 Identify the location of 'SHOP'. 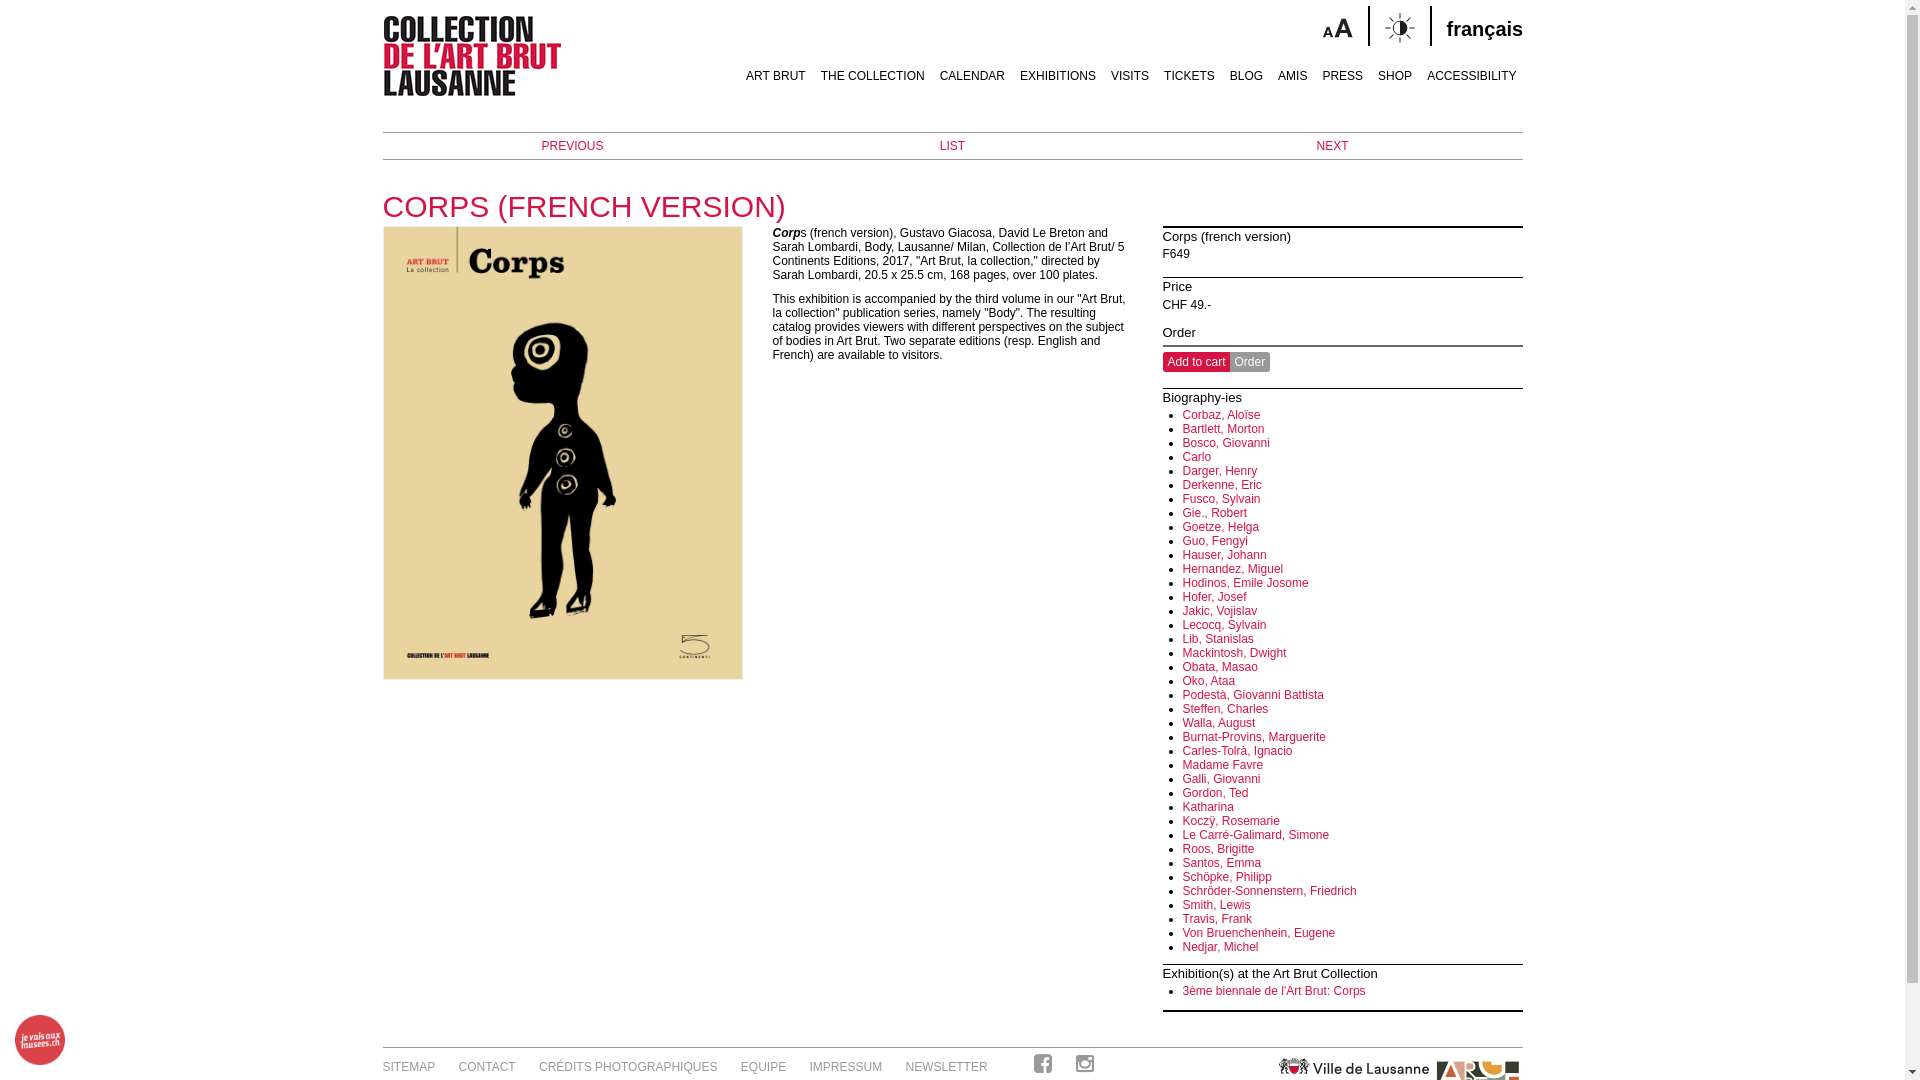
(1394, 67).